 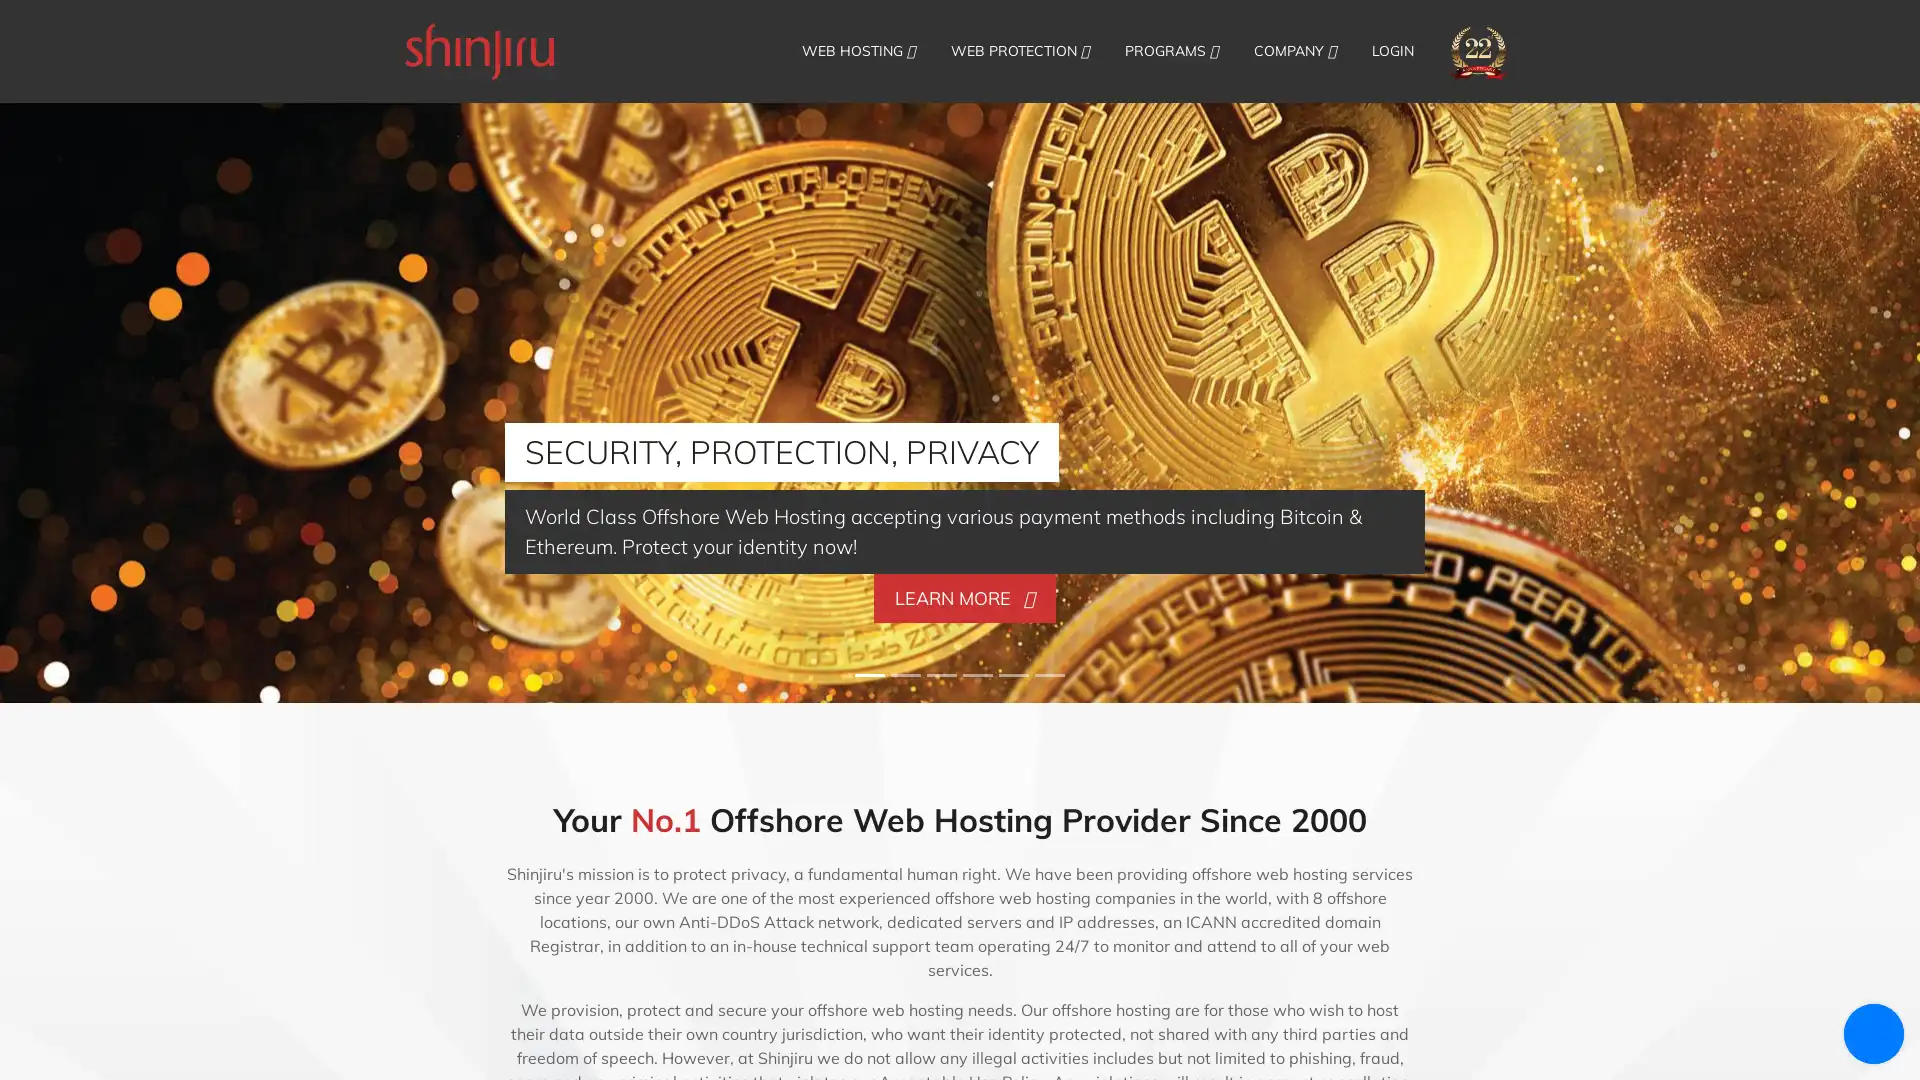 I want to click on LEARN MORE, so click(x=964, y=596).